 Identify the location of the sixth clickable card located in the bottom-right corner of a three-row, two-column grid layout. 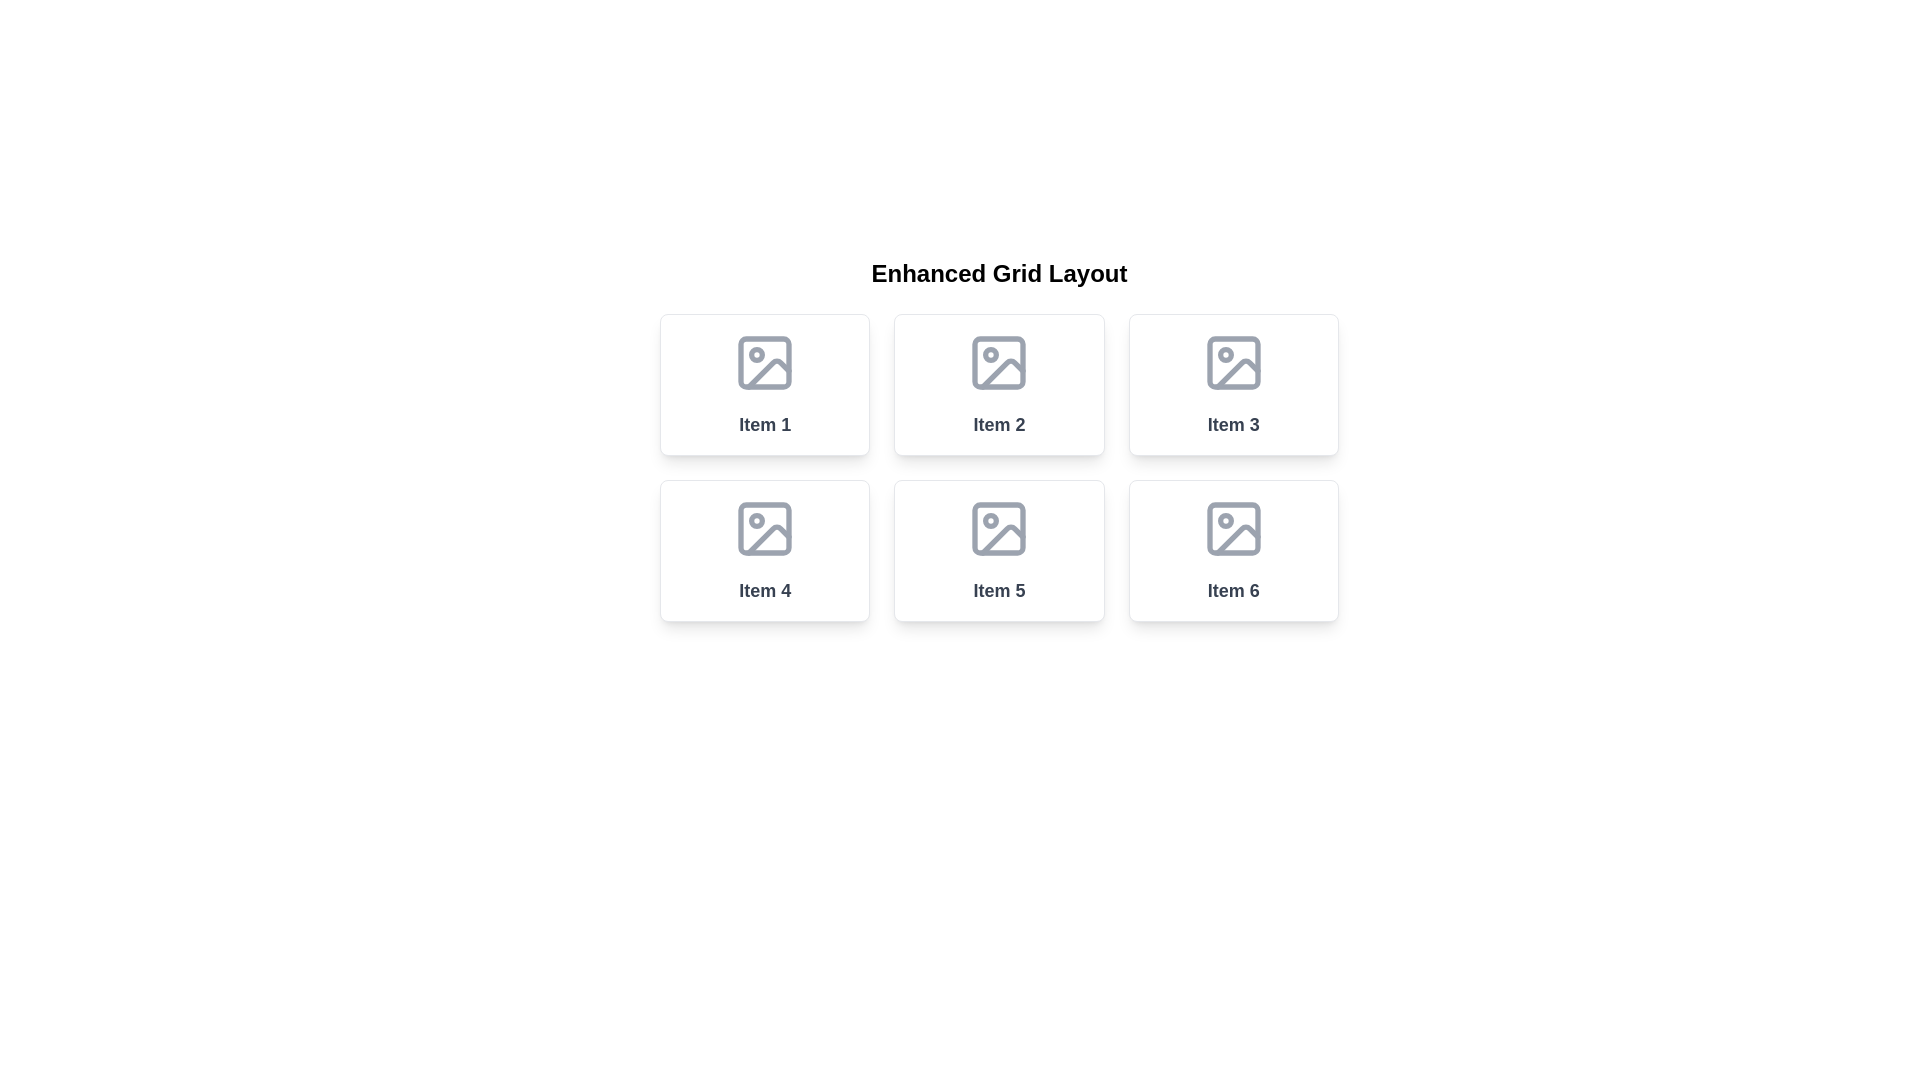
(1232, 551).